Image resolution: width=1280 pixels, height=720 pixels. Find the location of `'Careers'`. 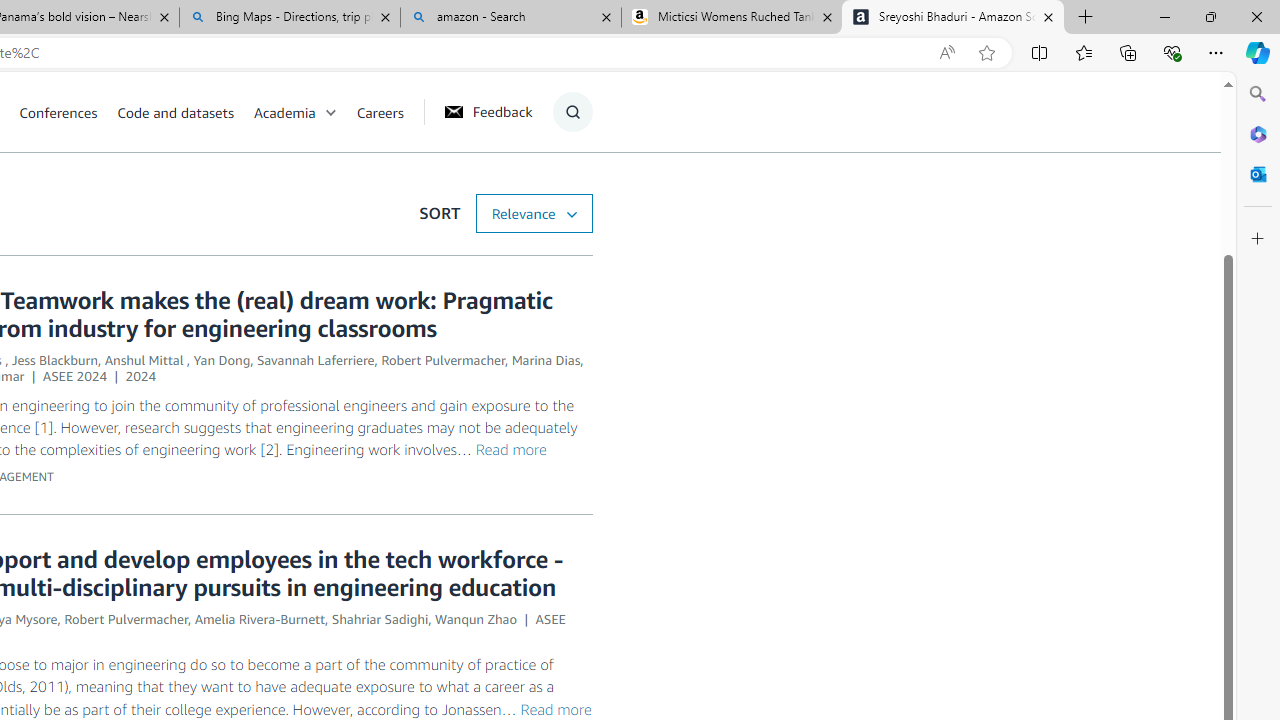

'Careers' is located at coordinates (389, 111).